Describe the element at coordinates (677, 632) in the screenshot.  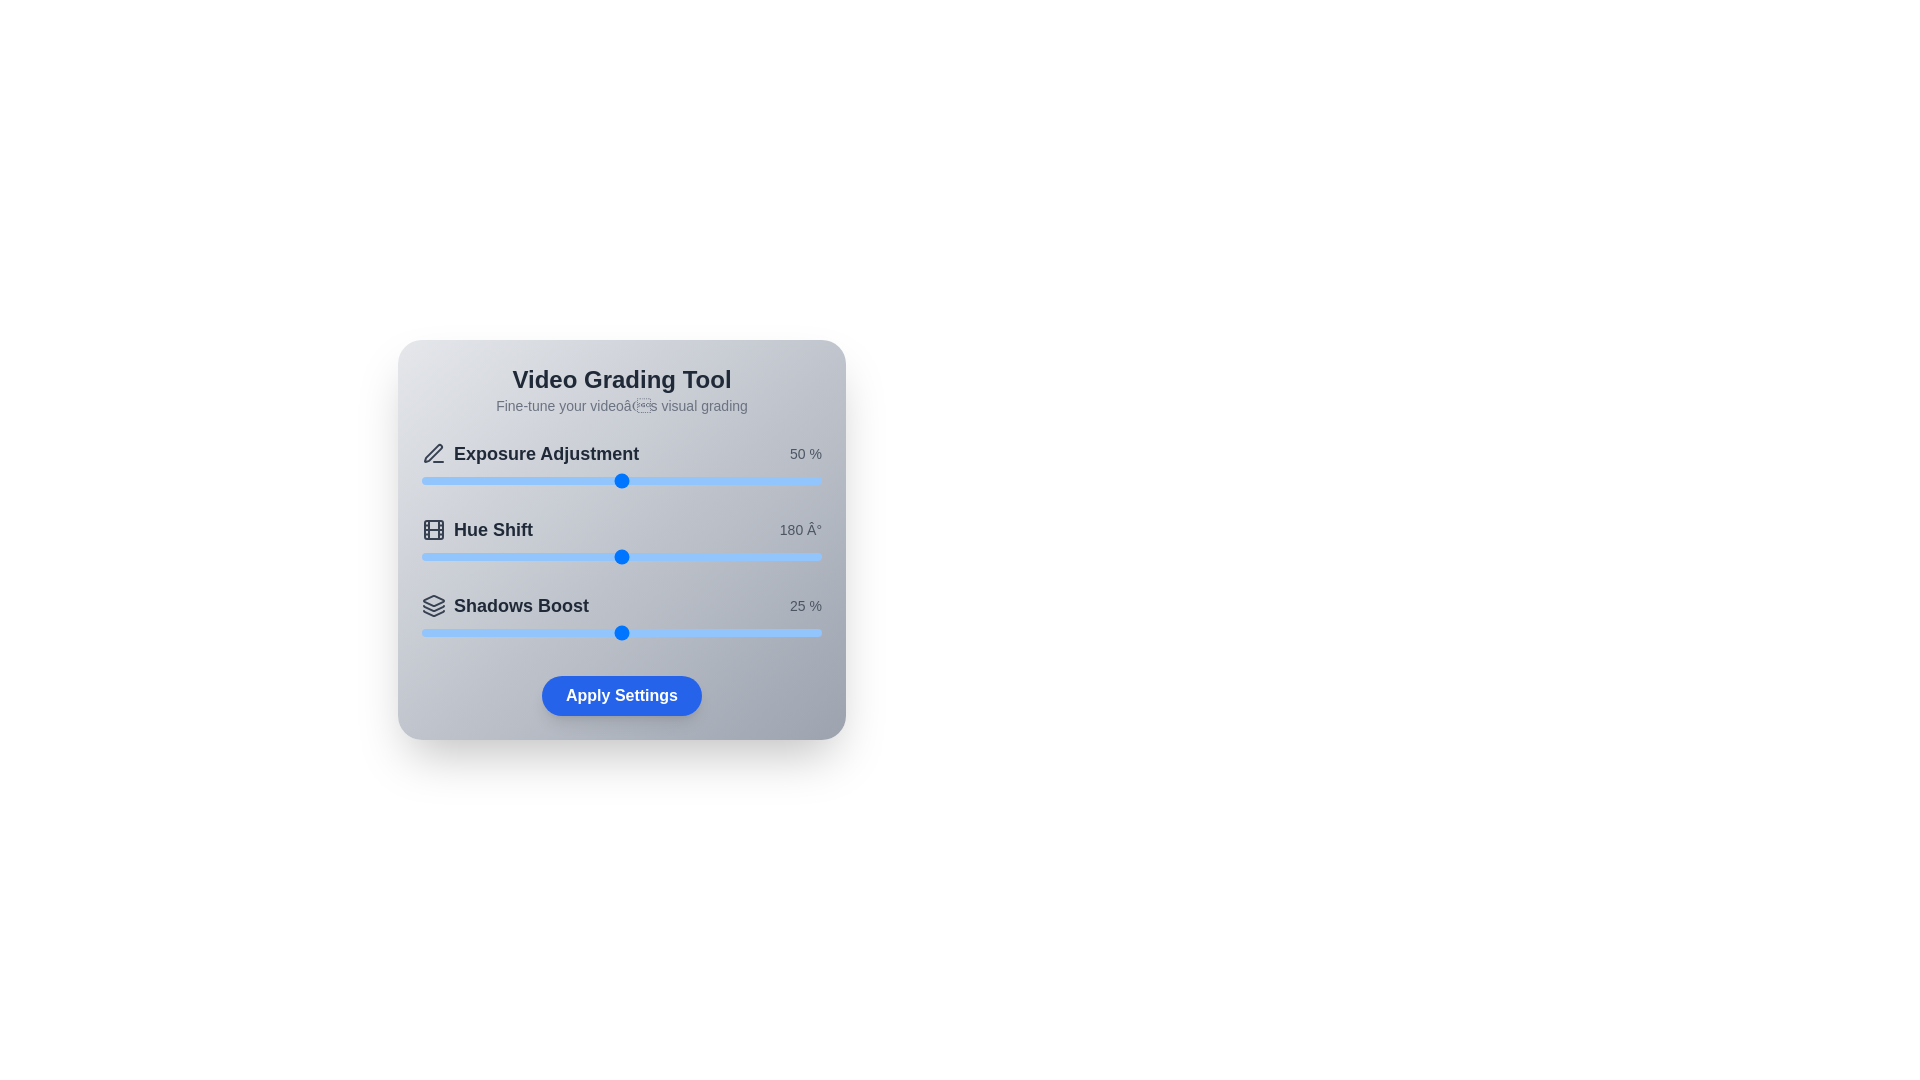
I see `the 'Shadows Boost' slider` at that location.